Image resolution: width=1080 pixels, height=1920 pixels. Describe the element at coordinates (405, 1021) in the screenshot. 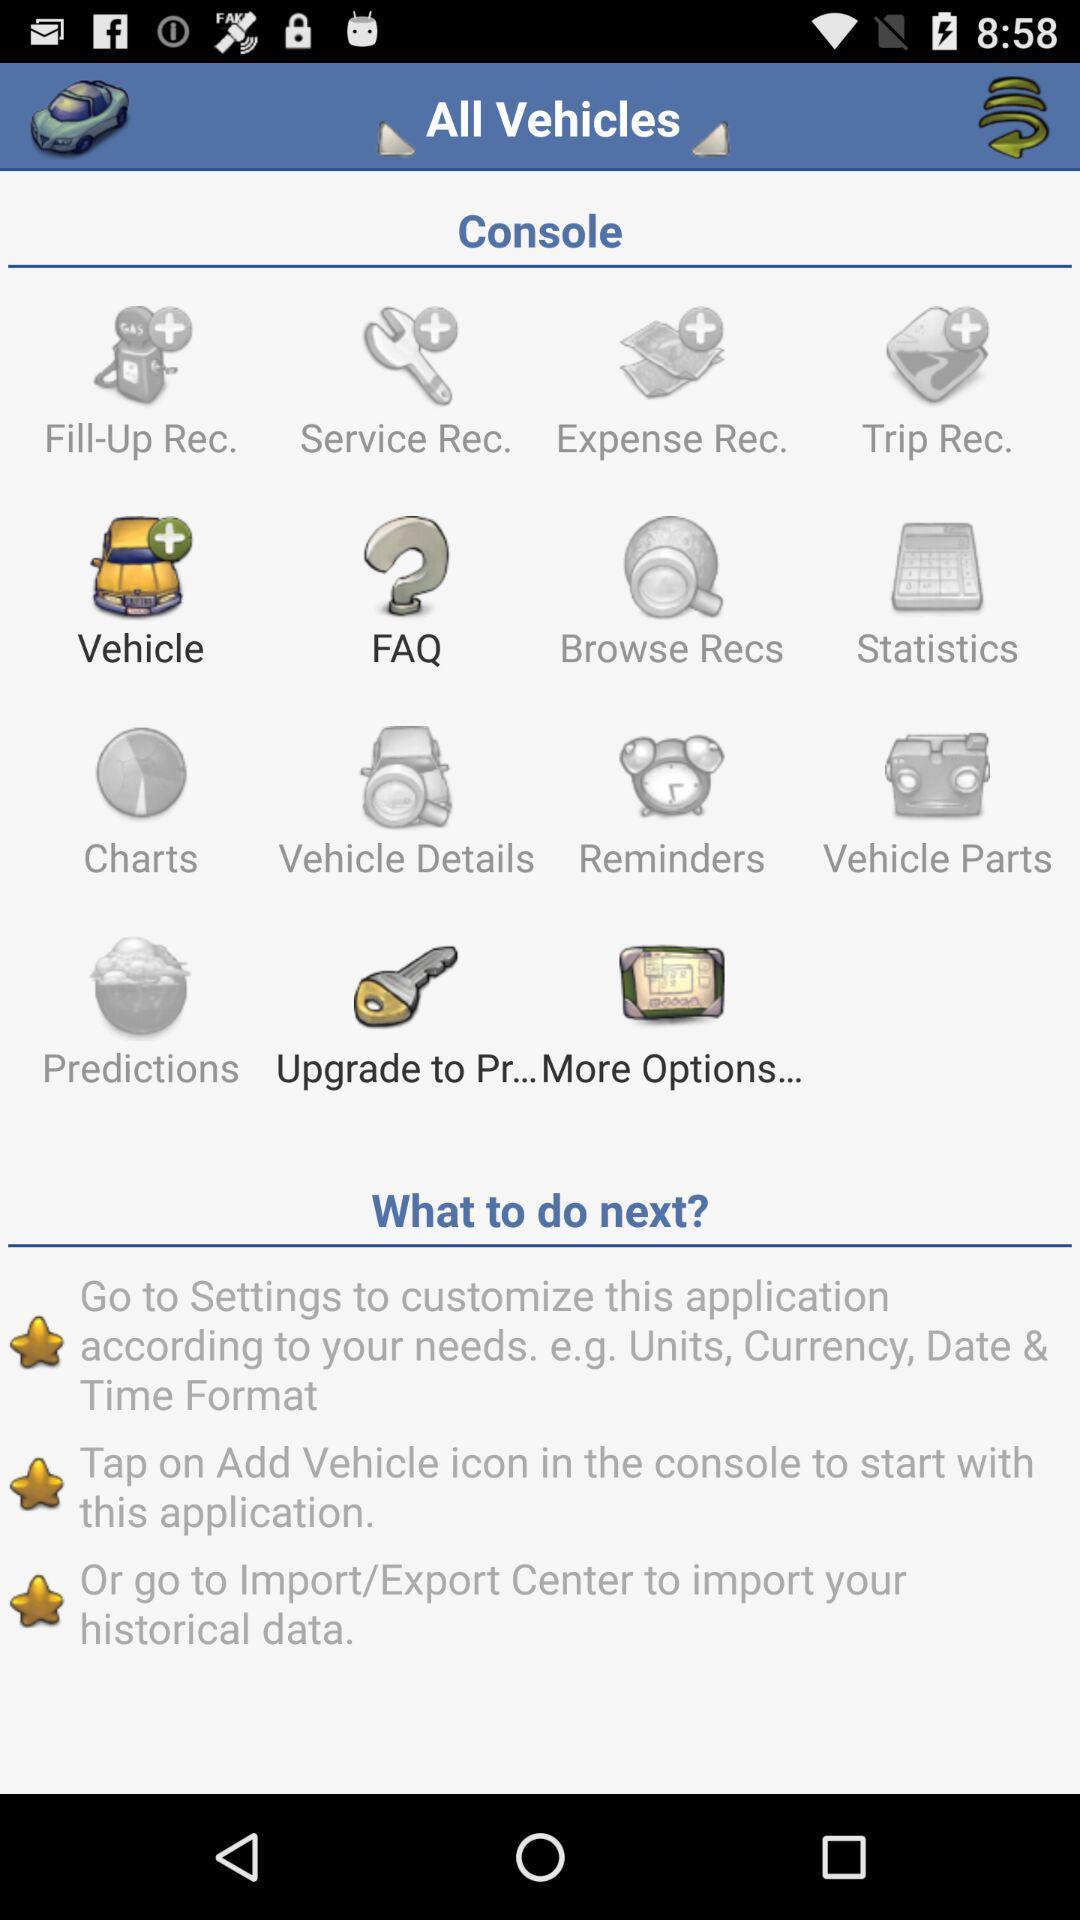

I see `item next to the more options... item` at that location.